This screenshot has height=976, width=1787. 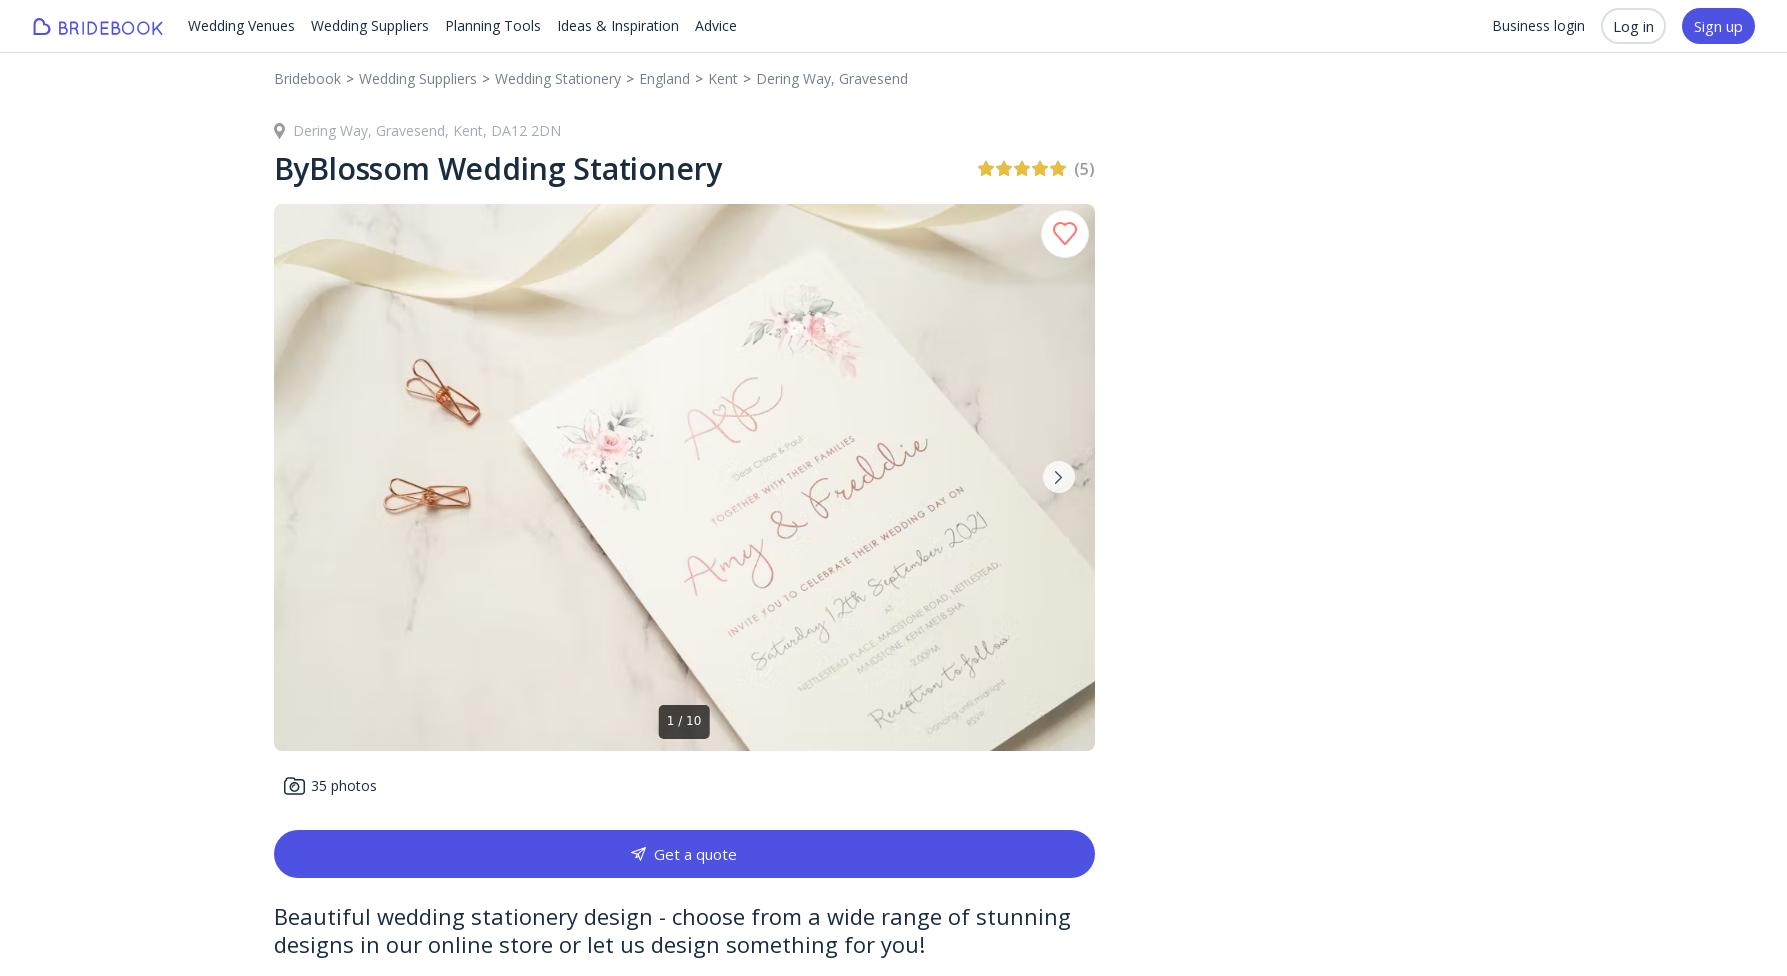 What do you see at coordinates (1090, 166) in the screenshot?
I see `')'` at bounding box center [1090, 166].